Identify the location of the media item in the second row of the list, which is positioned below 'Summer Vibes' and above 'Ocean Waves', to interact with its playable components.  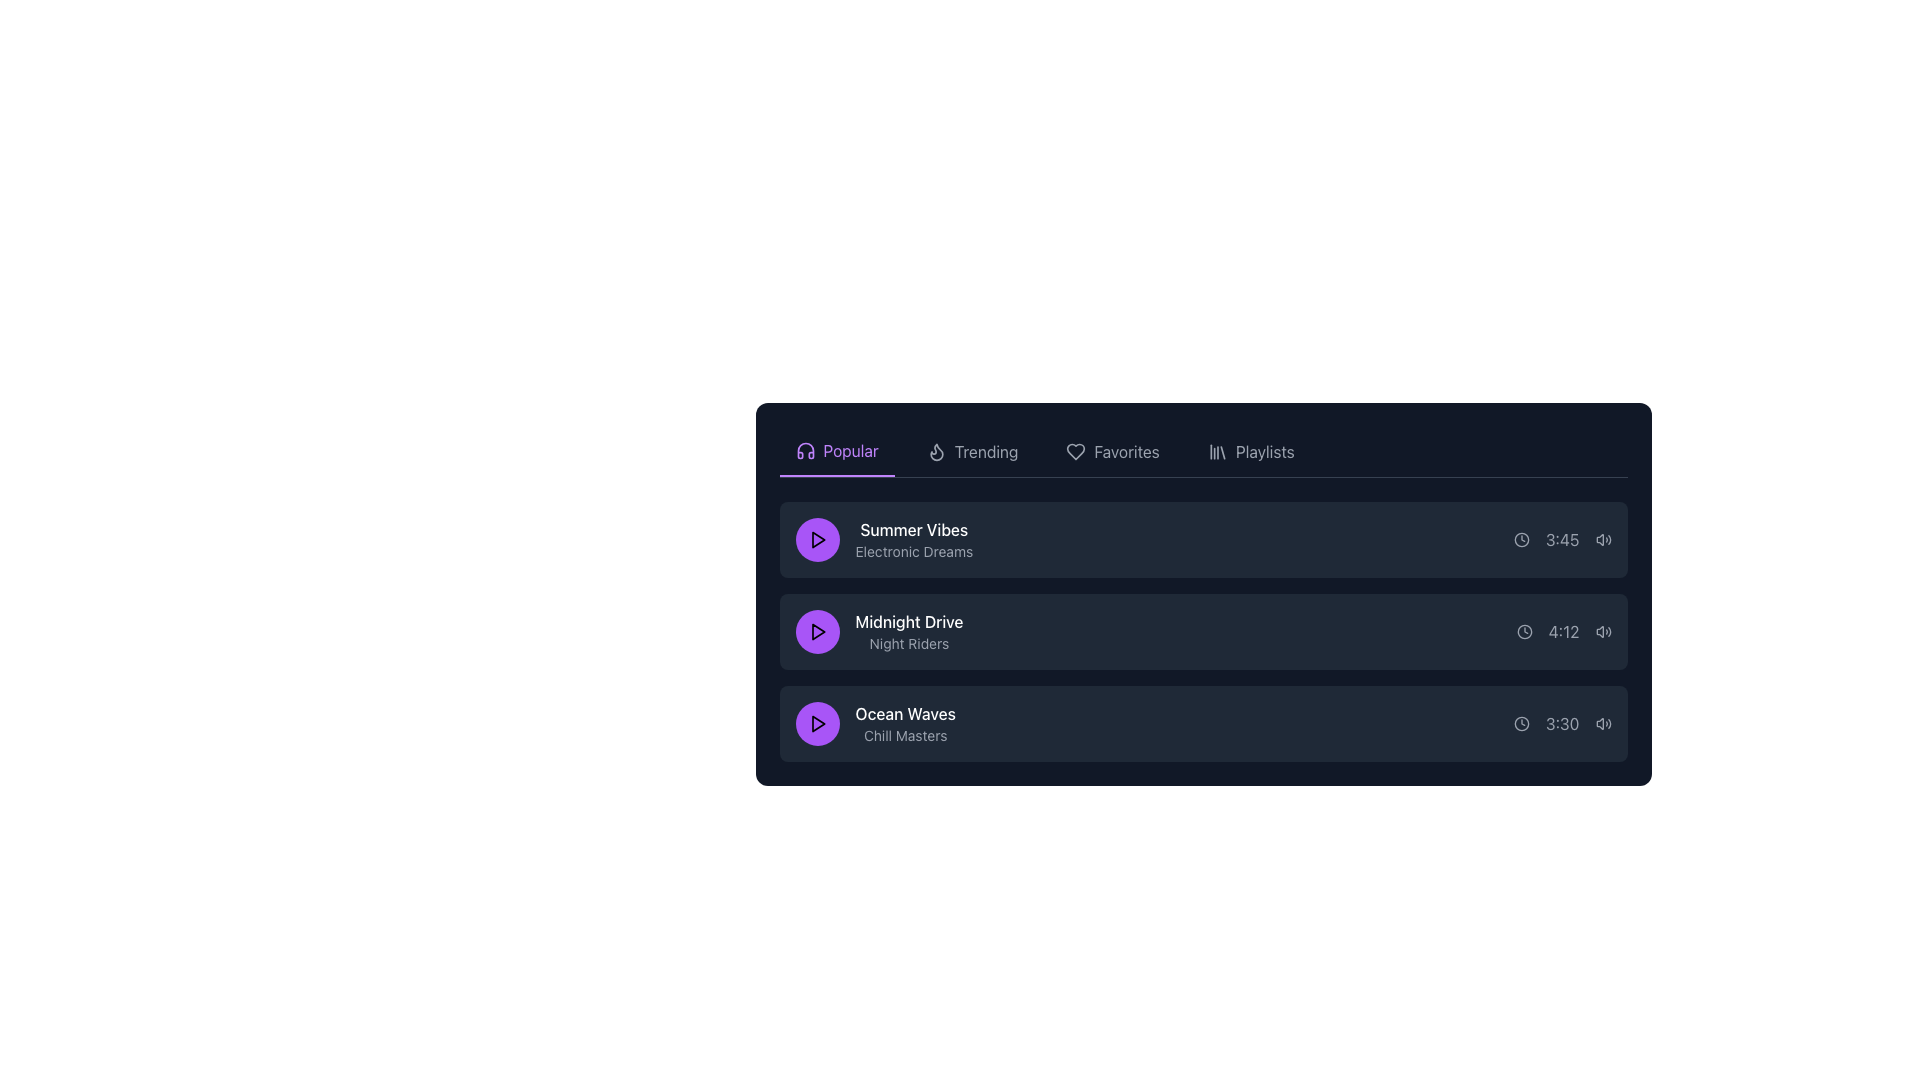
(879, 632).